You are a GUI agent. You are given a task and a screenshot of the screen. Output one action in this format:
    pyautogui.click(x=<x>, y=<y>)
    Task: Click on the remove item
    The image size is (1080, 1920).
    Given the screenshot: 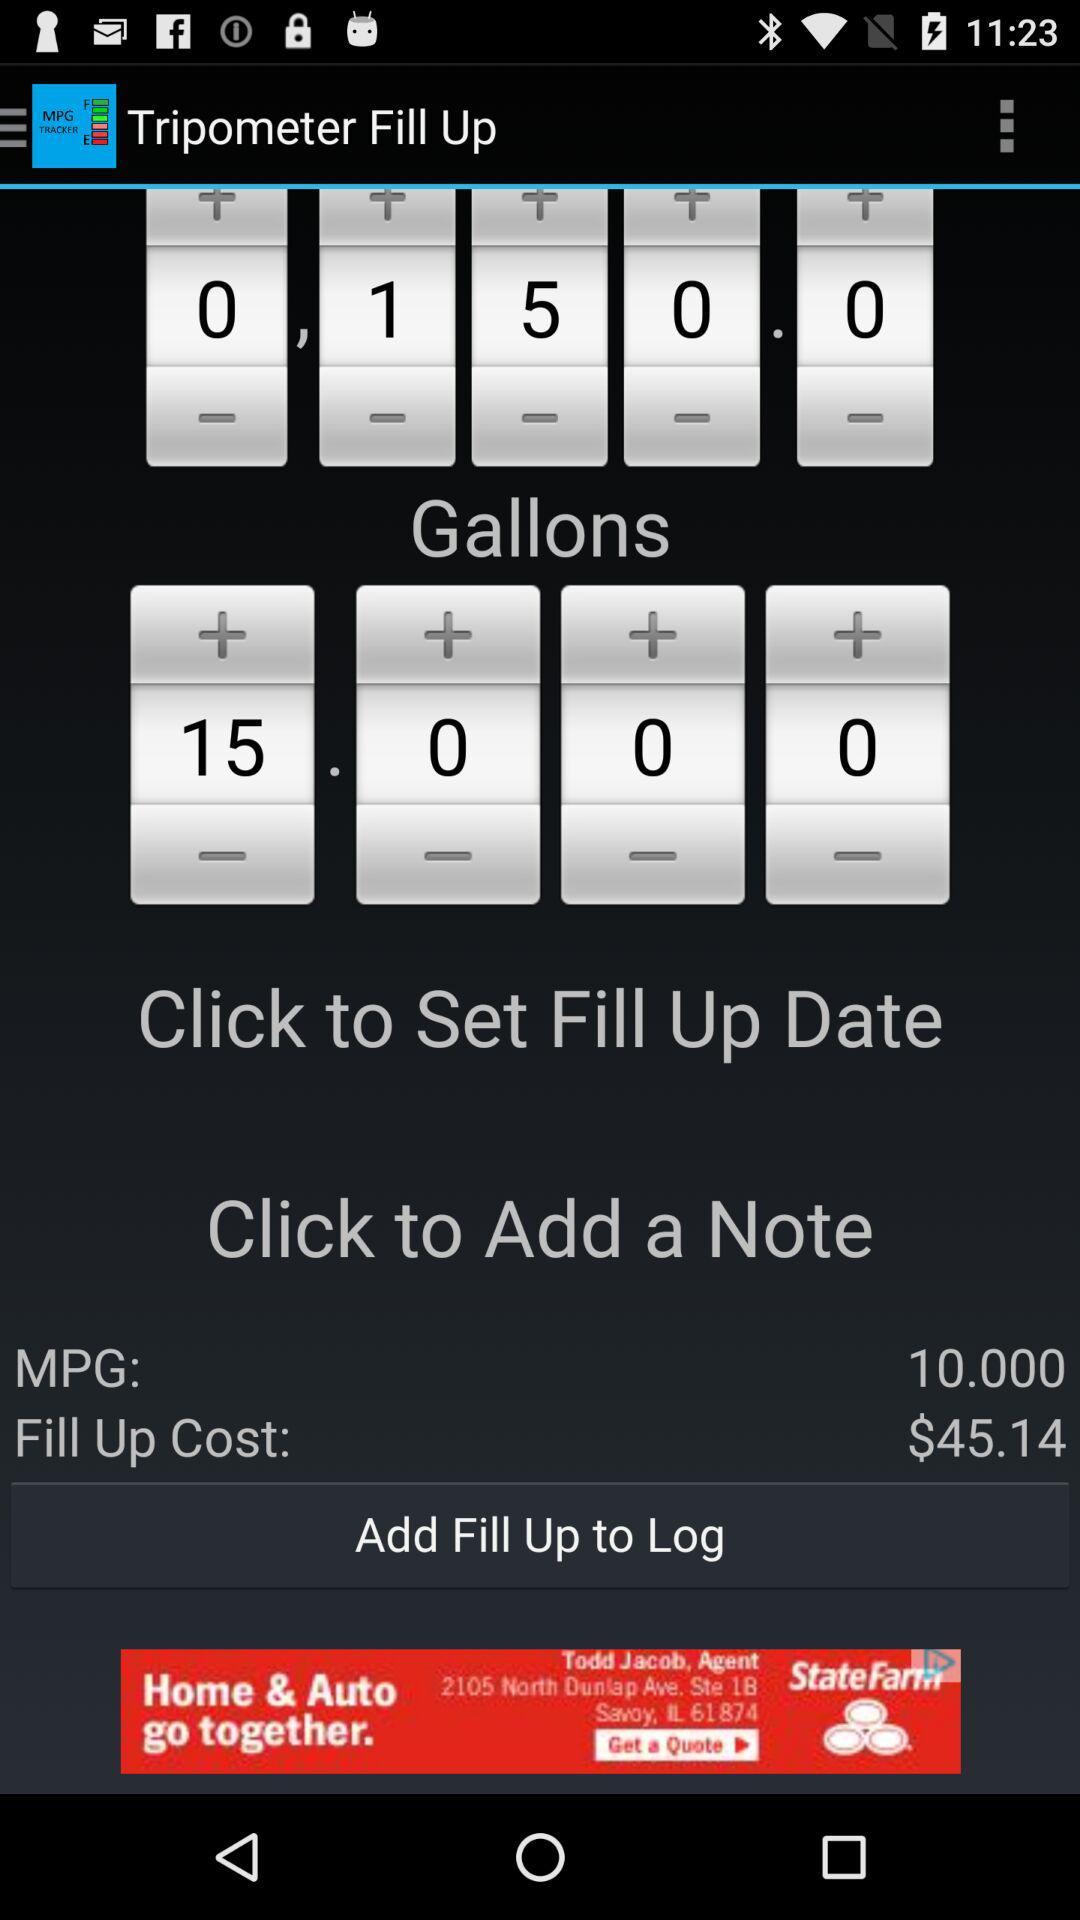 What is the action you would take?
    pyautogui.click(x=856, y=858)
    